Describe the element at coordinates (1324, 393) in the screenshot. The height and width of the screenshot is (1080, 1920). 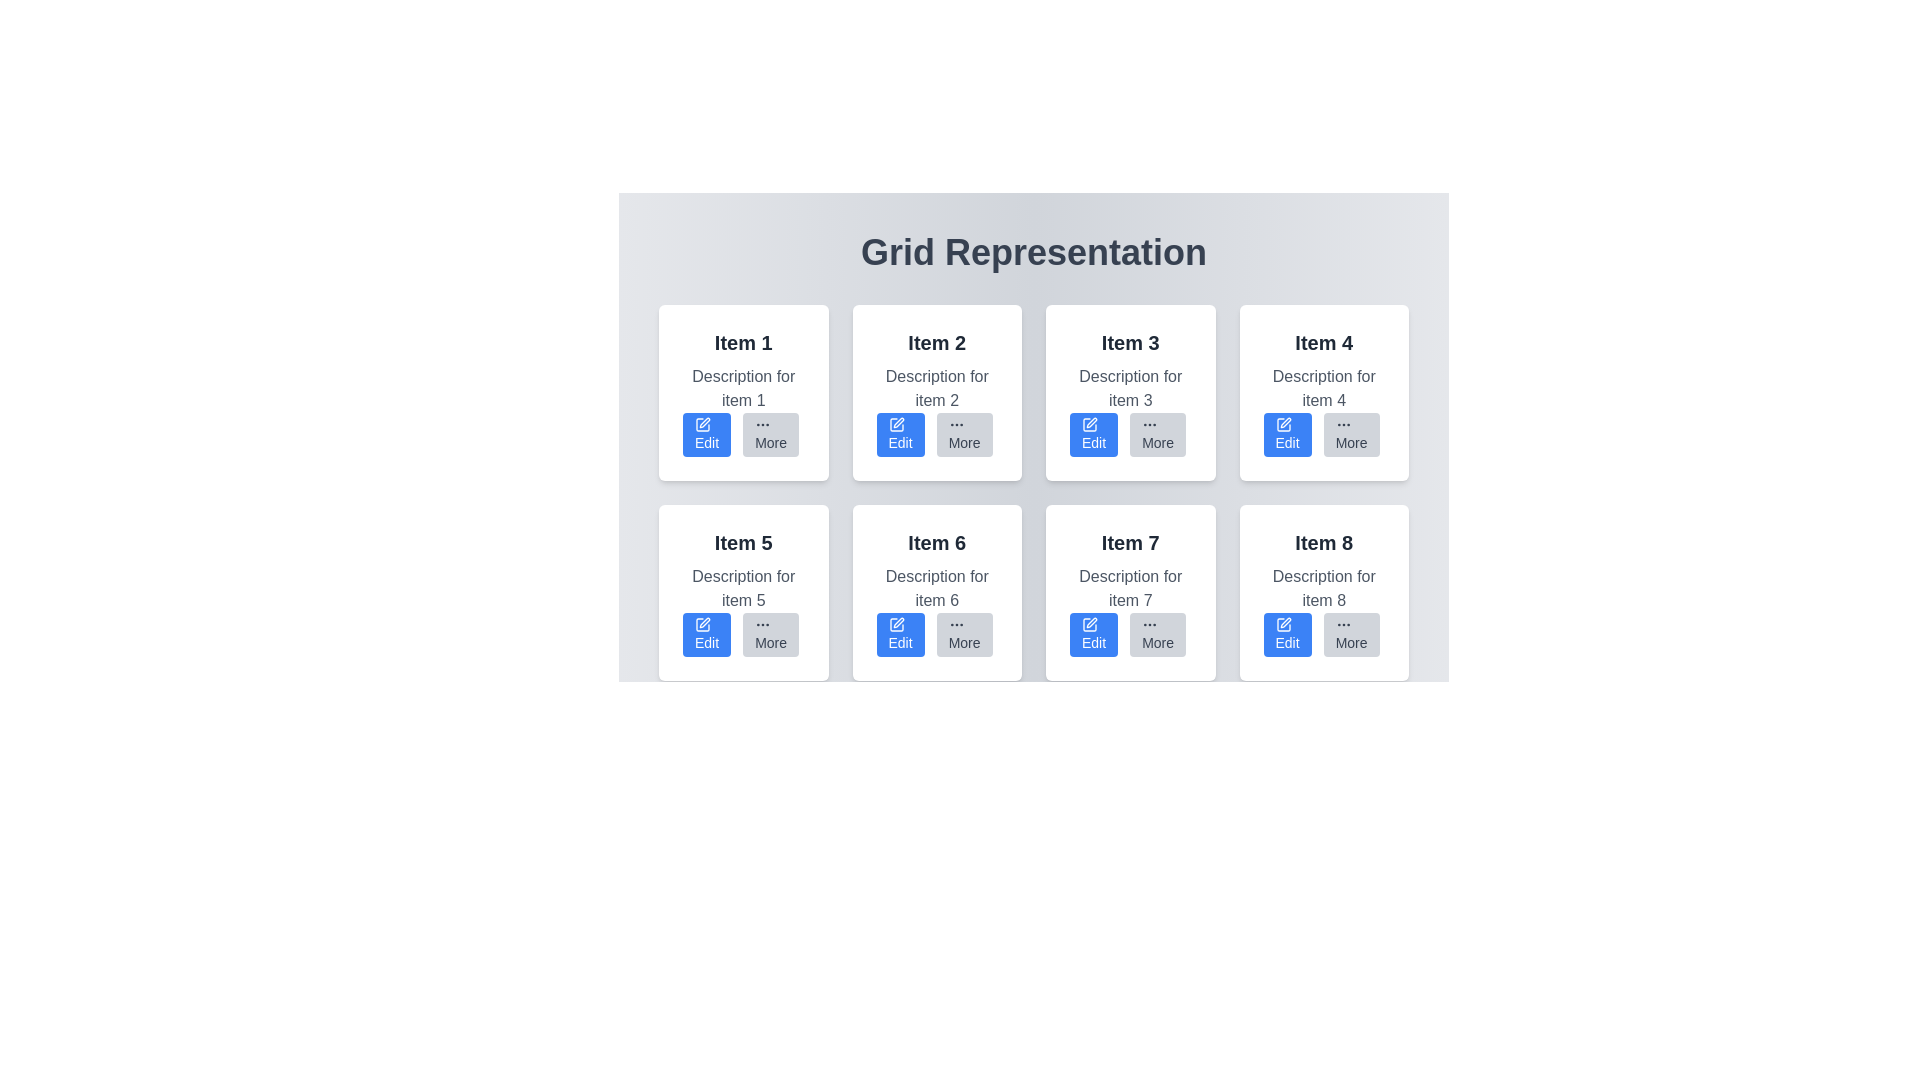
I see `the 'More' button on the Card titled 'Item 4', which is located in the first row, fourth column of the grid layout` at that location.